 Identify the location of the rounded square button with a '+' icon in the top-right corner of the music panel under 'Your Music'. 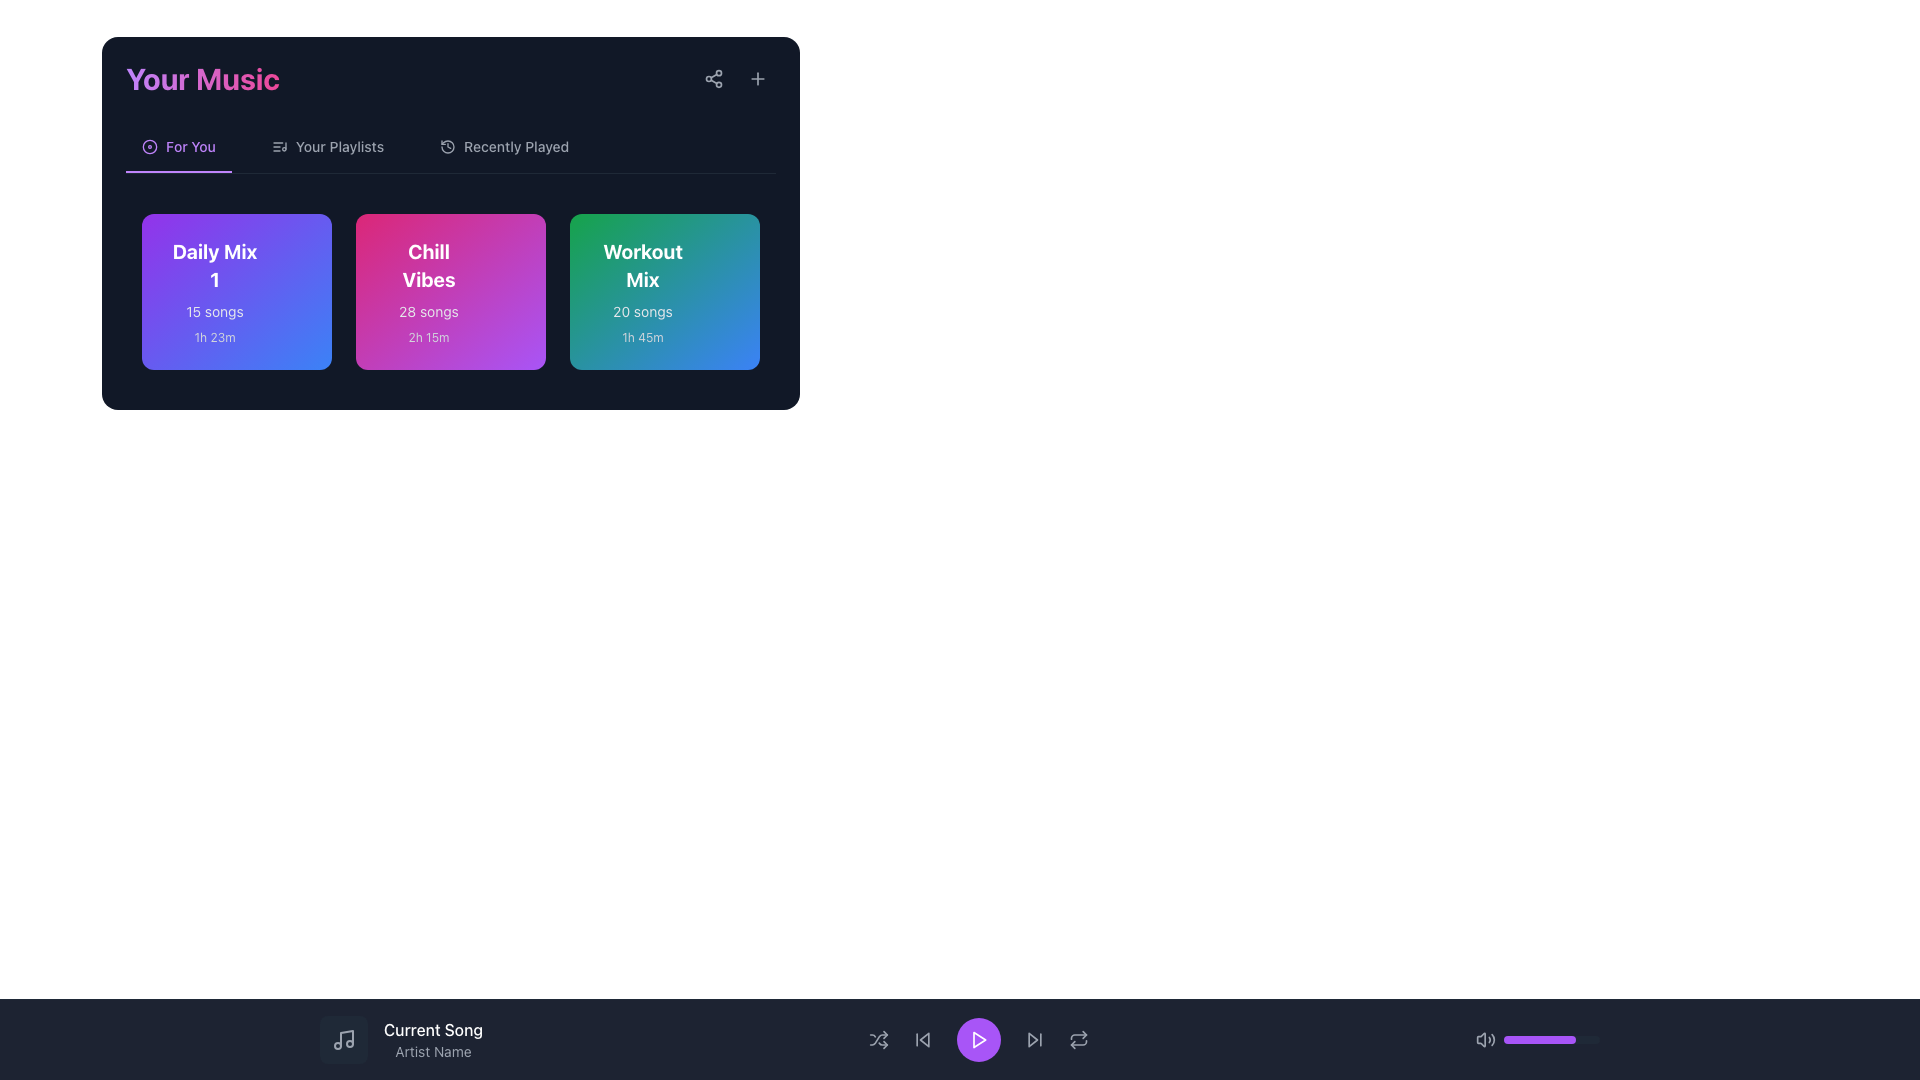
(757, 77).